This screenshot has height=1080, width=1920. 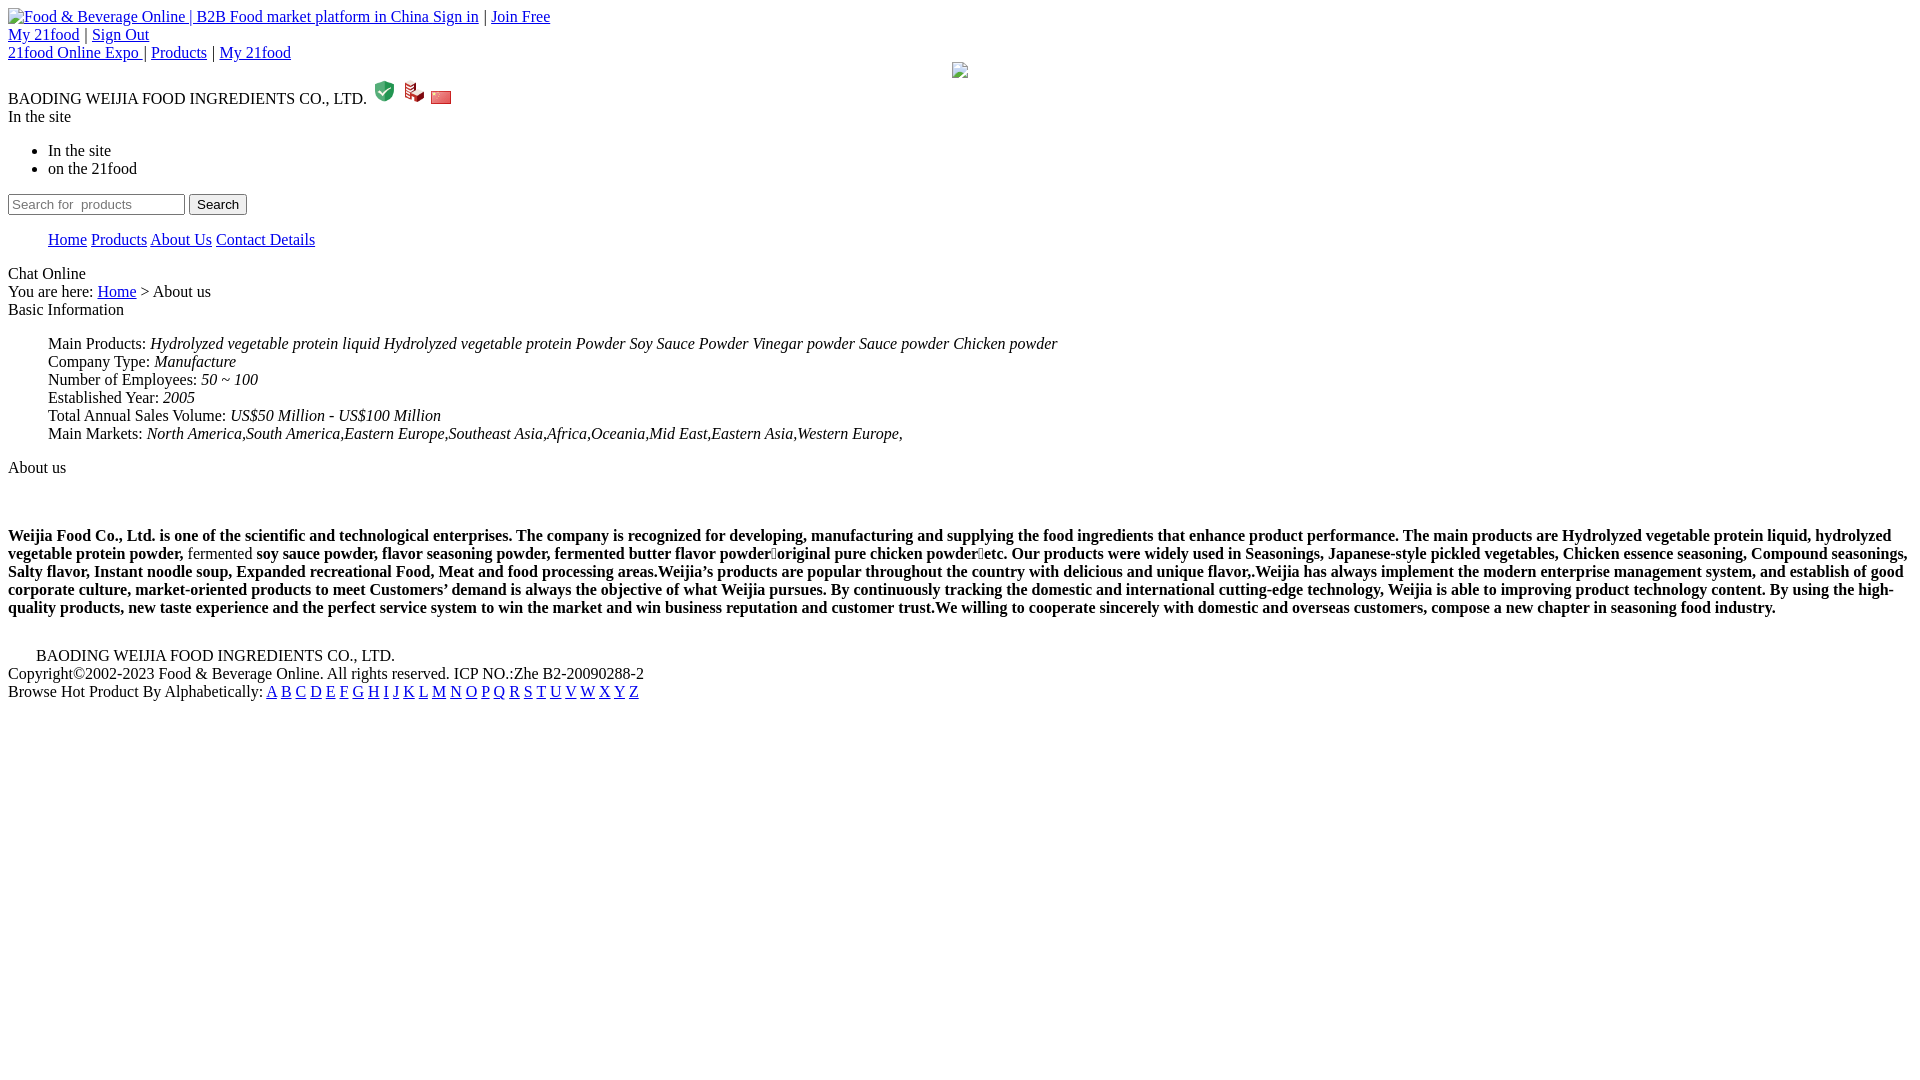 What do you see at coordinates (358, 690) in the screenshot?
I see `'G'` at bounding box center [358, 690].